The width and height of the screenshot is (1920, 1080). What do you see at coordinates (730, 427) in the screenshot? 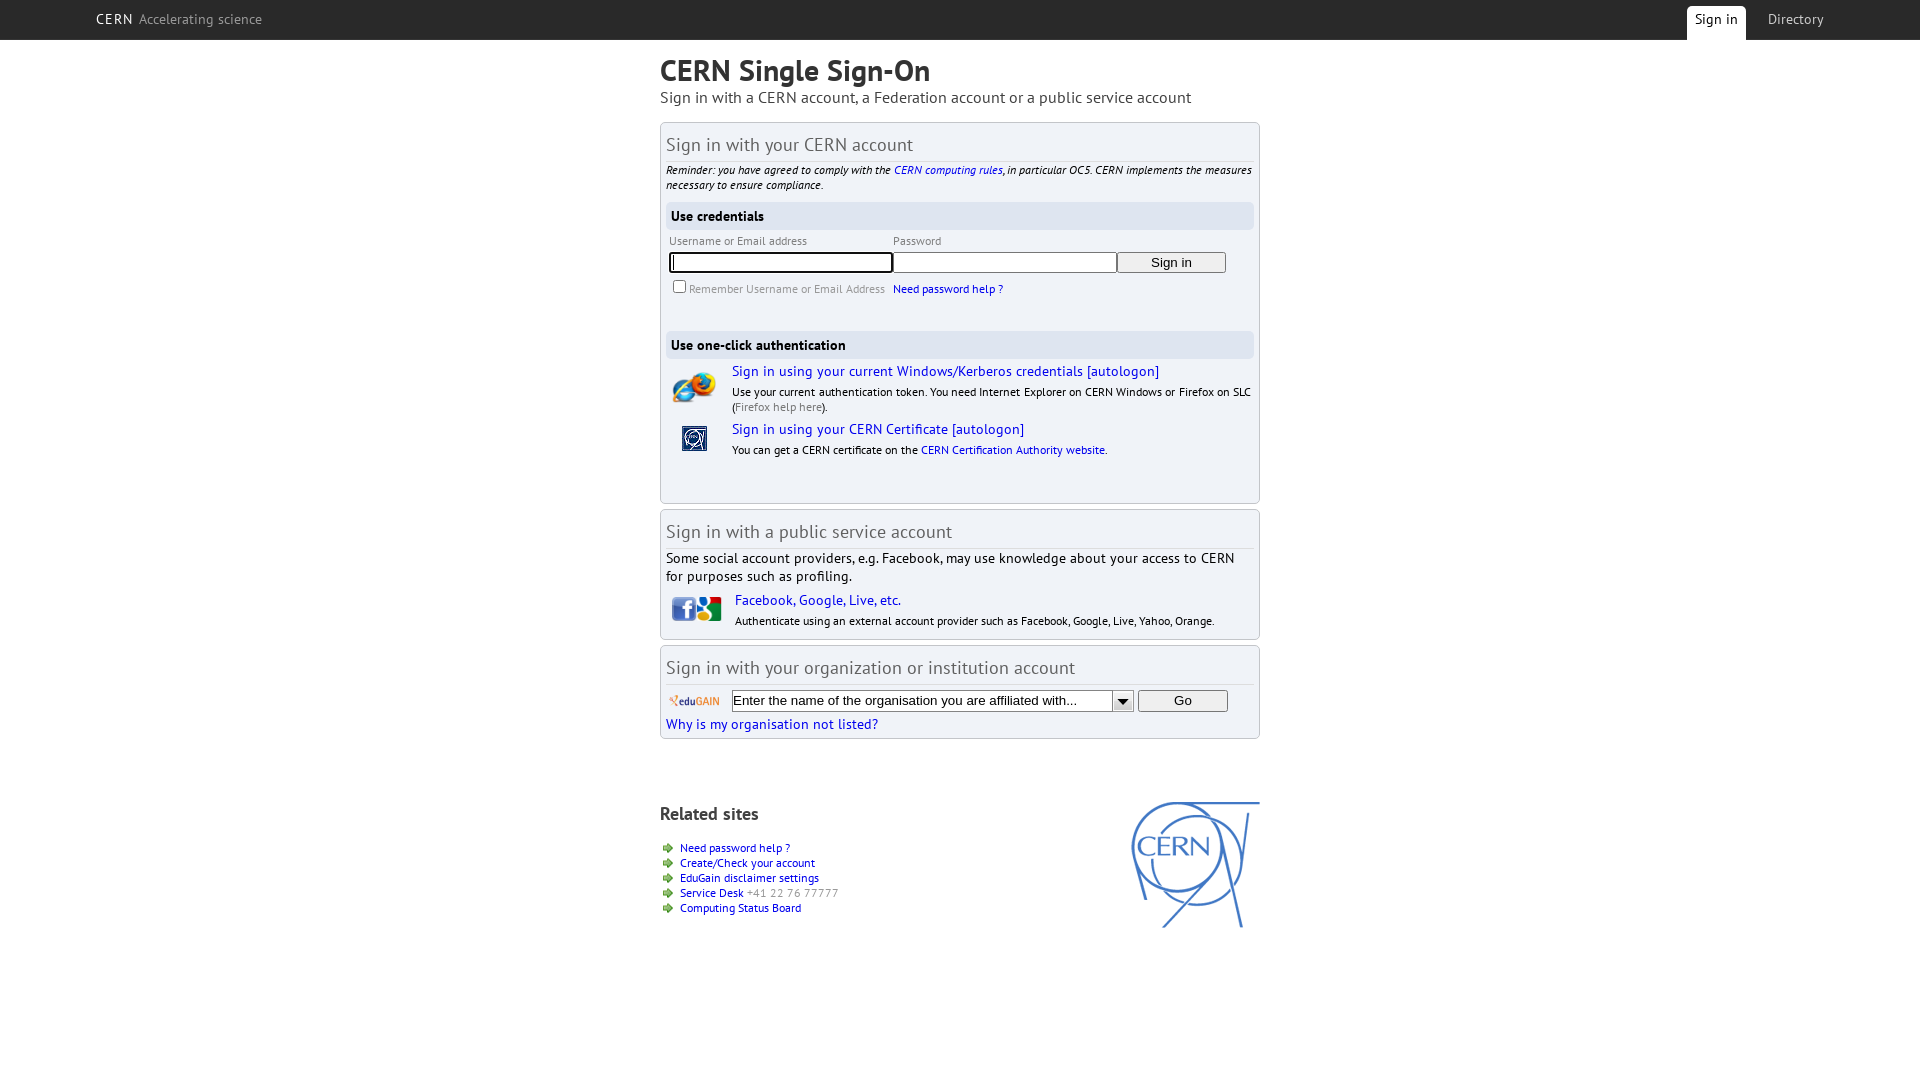
I see `'Sign in using your CERN Certificate'` at bounding box center [730, 427].